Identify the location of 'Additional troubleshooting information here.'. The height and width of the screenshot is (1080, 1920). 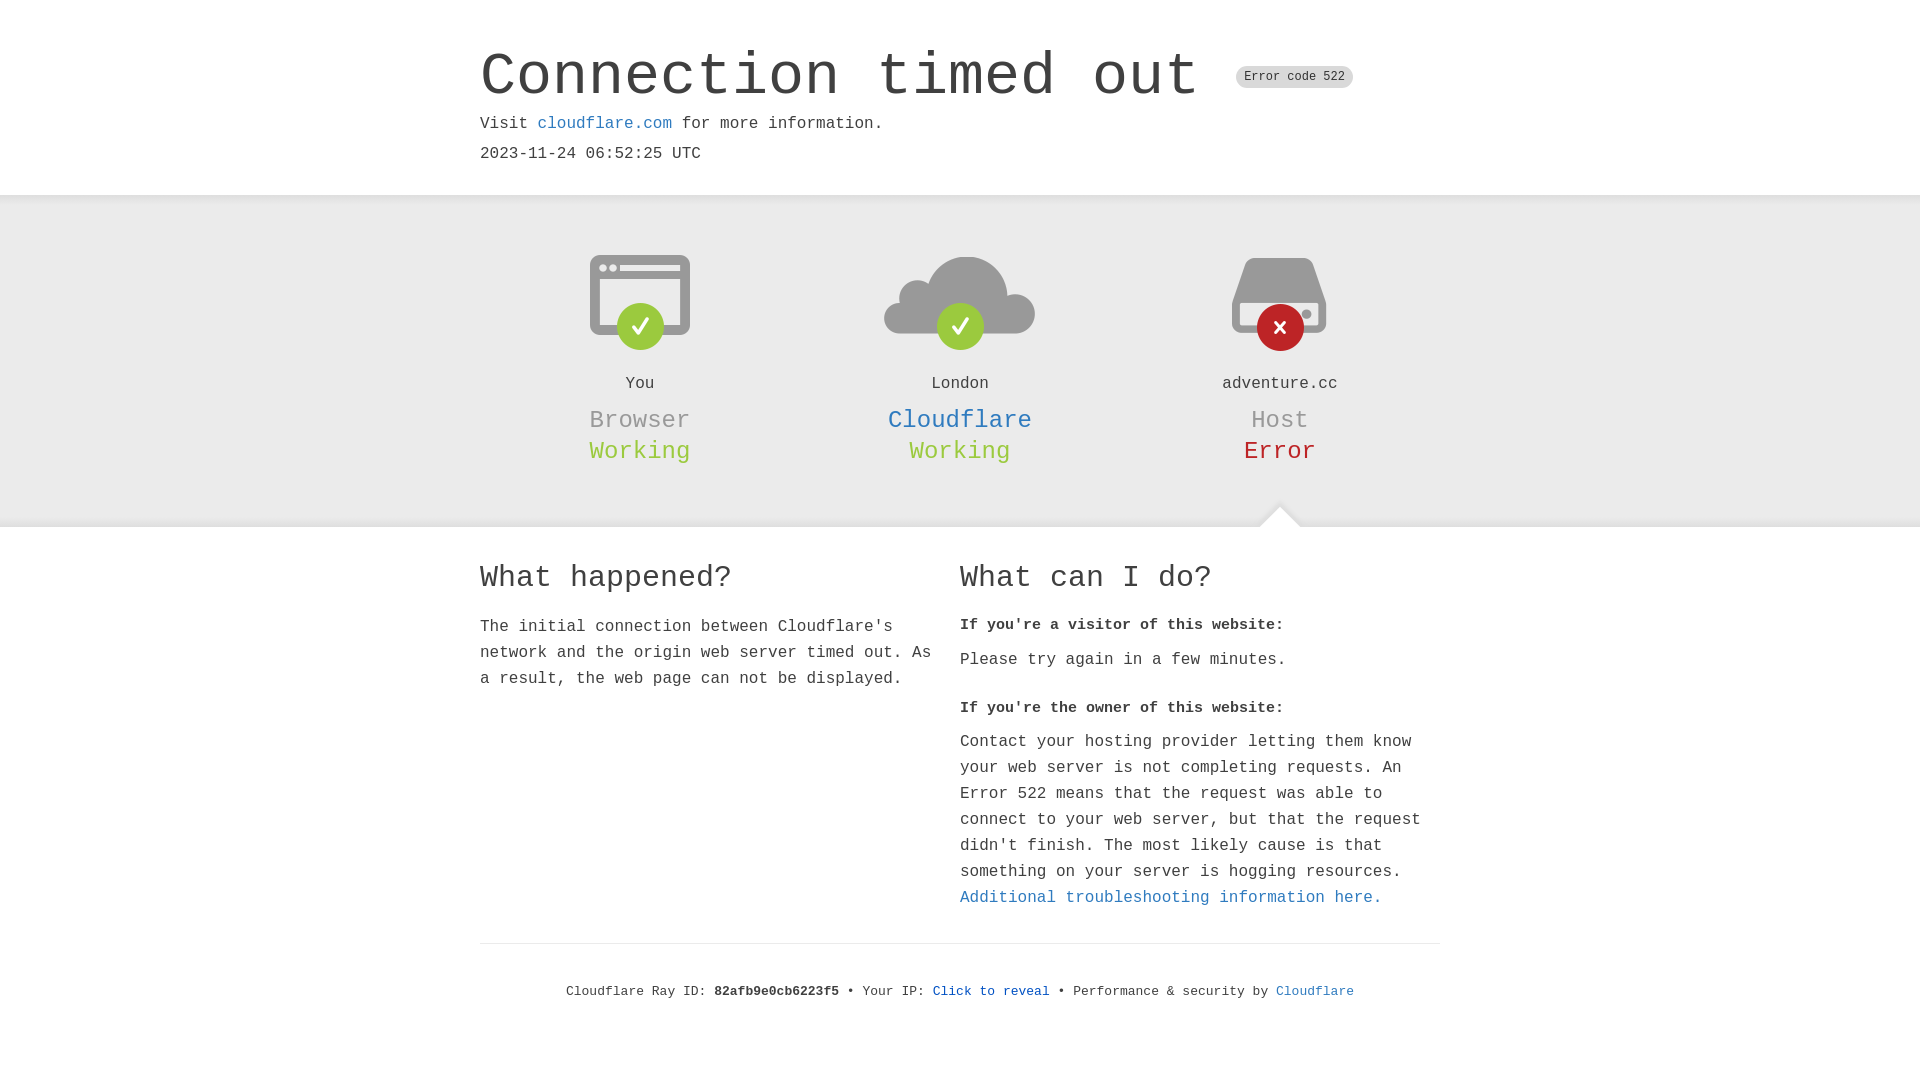
(1171, 897).